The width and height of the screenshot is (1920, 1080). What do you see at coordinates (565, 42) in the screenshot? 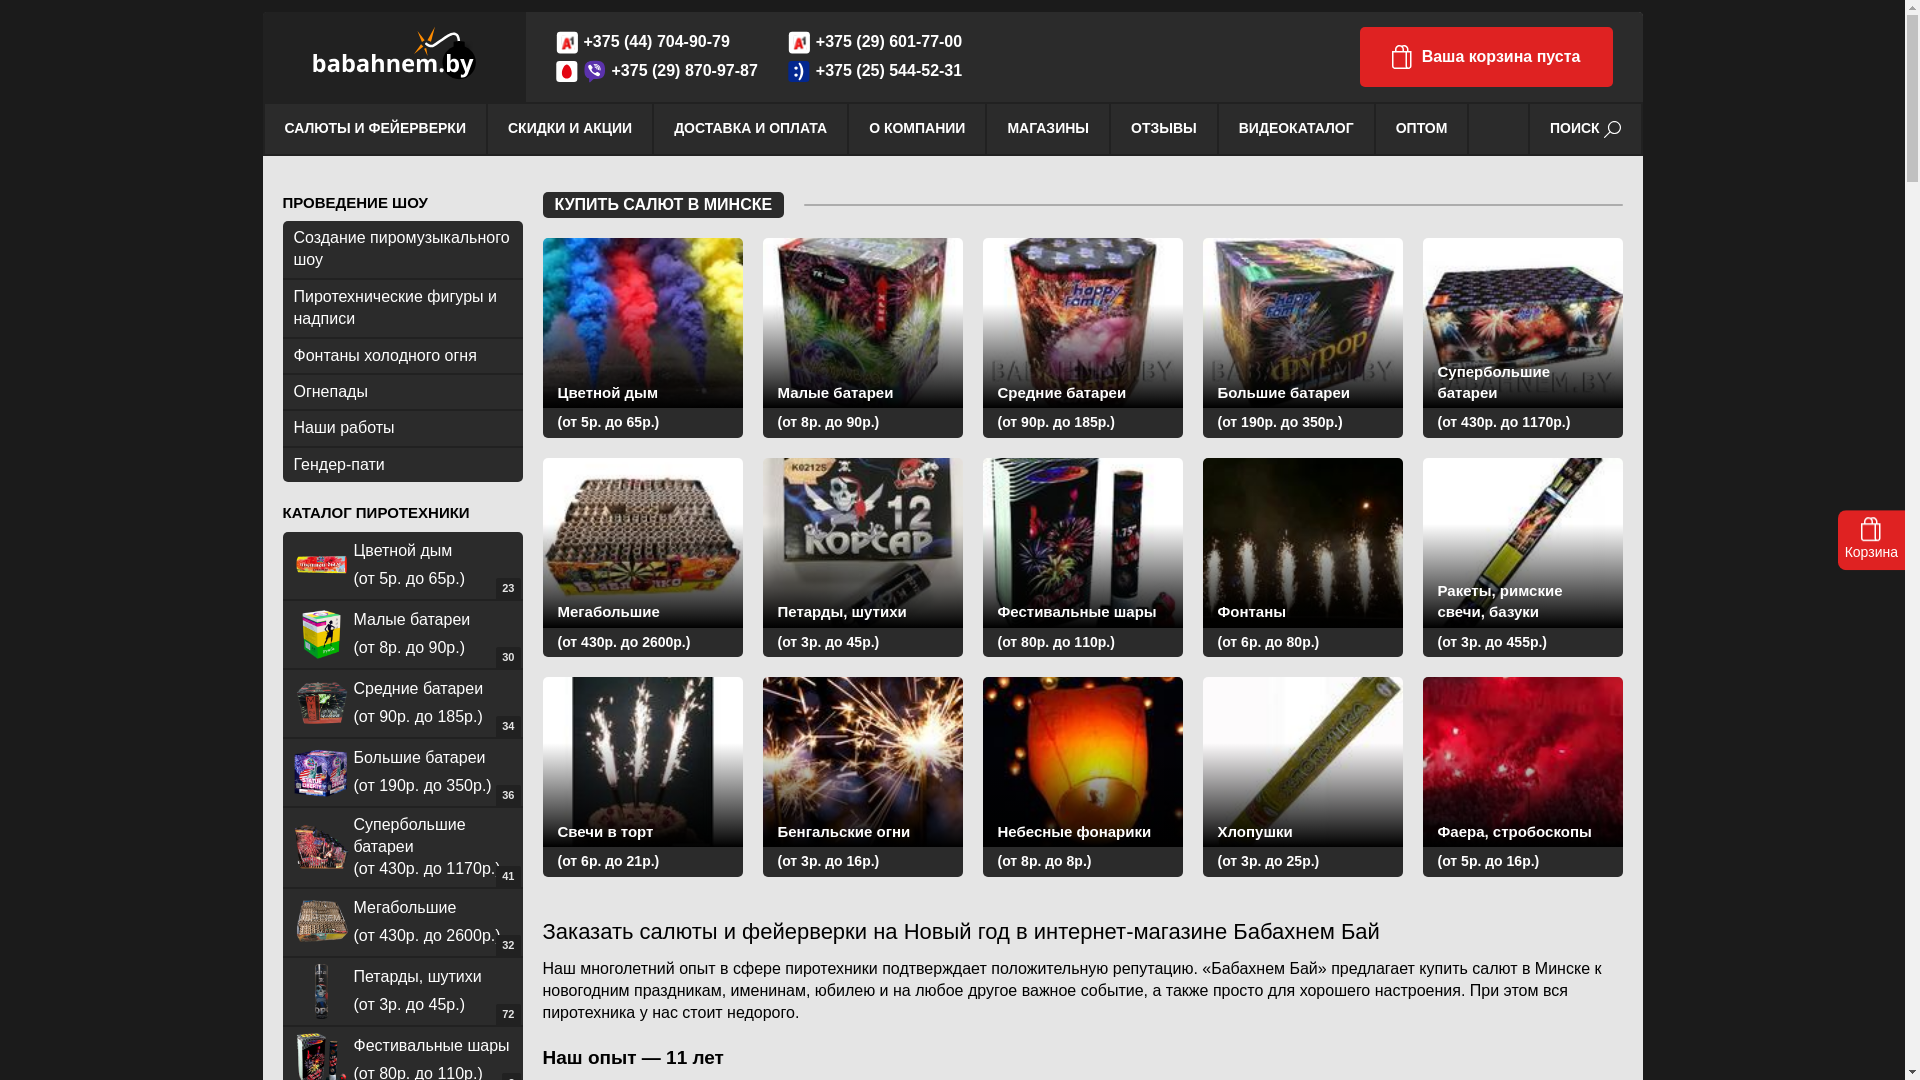
I see `'A1'` at bounding box center [565, 42].